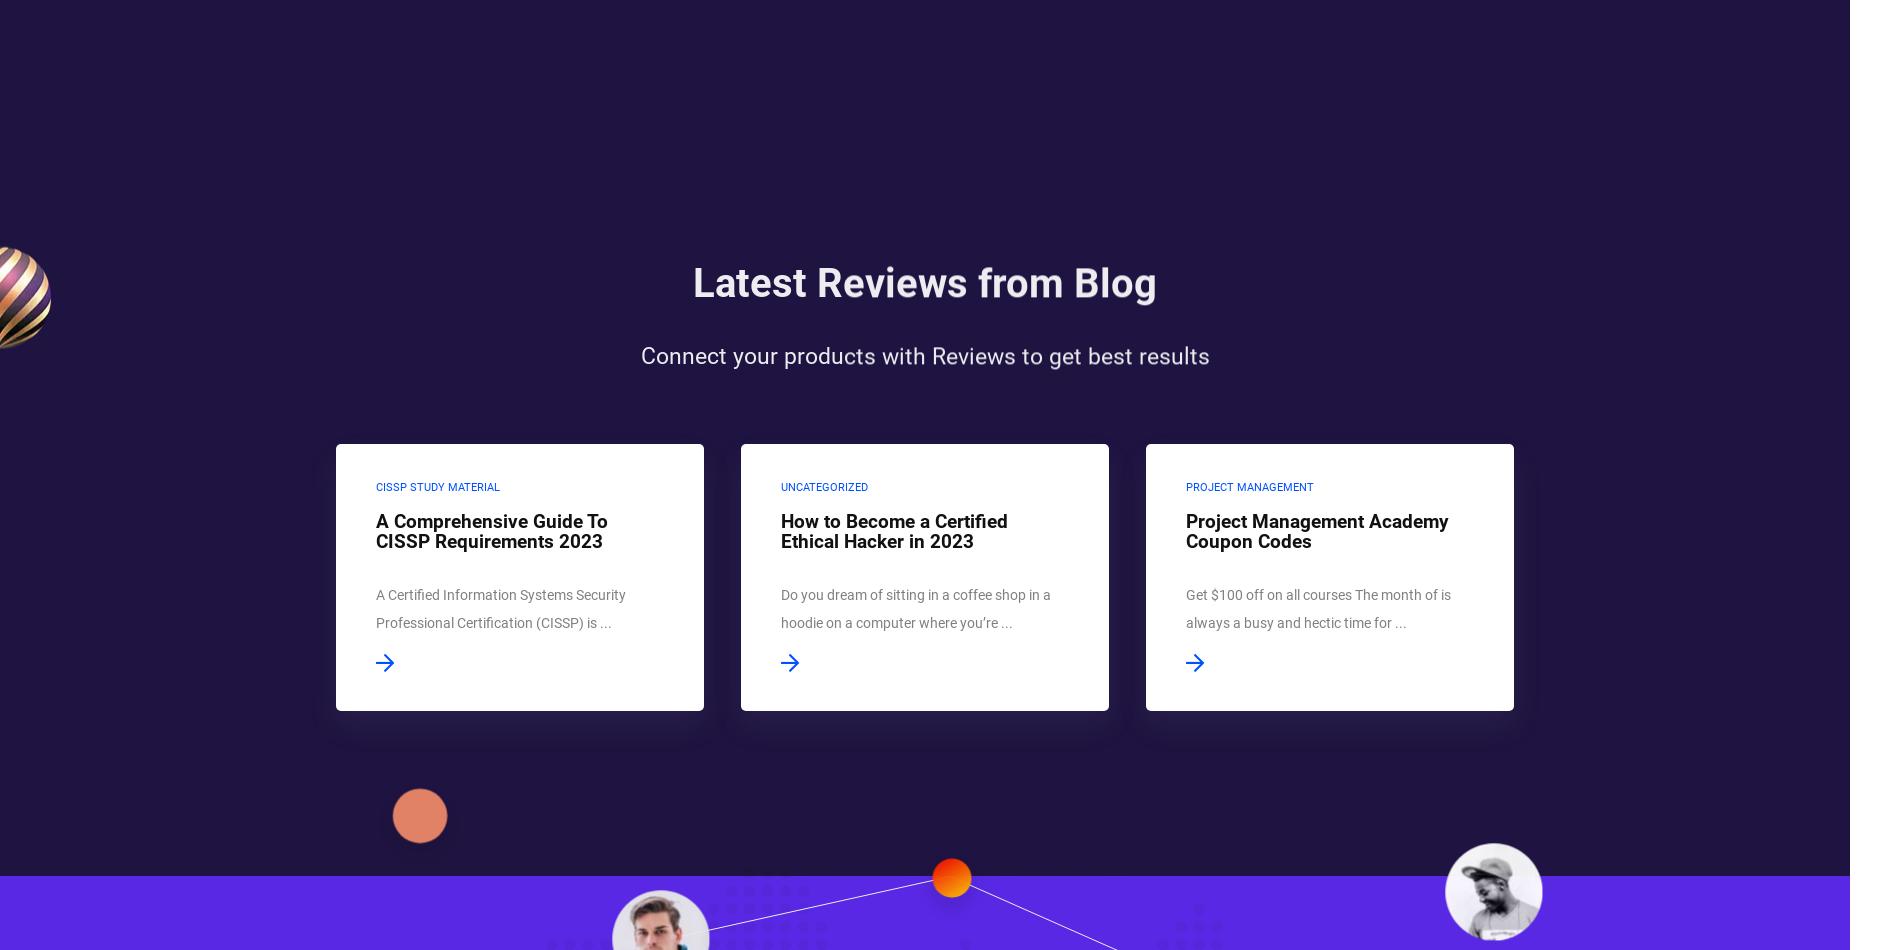  What do you see at coordinates (822, 487) in the screenshot?
I see `'Uncategorized'` at bounding box center [822, 487].